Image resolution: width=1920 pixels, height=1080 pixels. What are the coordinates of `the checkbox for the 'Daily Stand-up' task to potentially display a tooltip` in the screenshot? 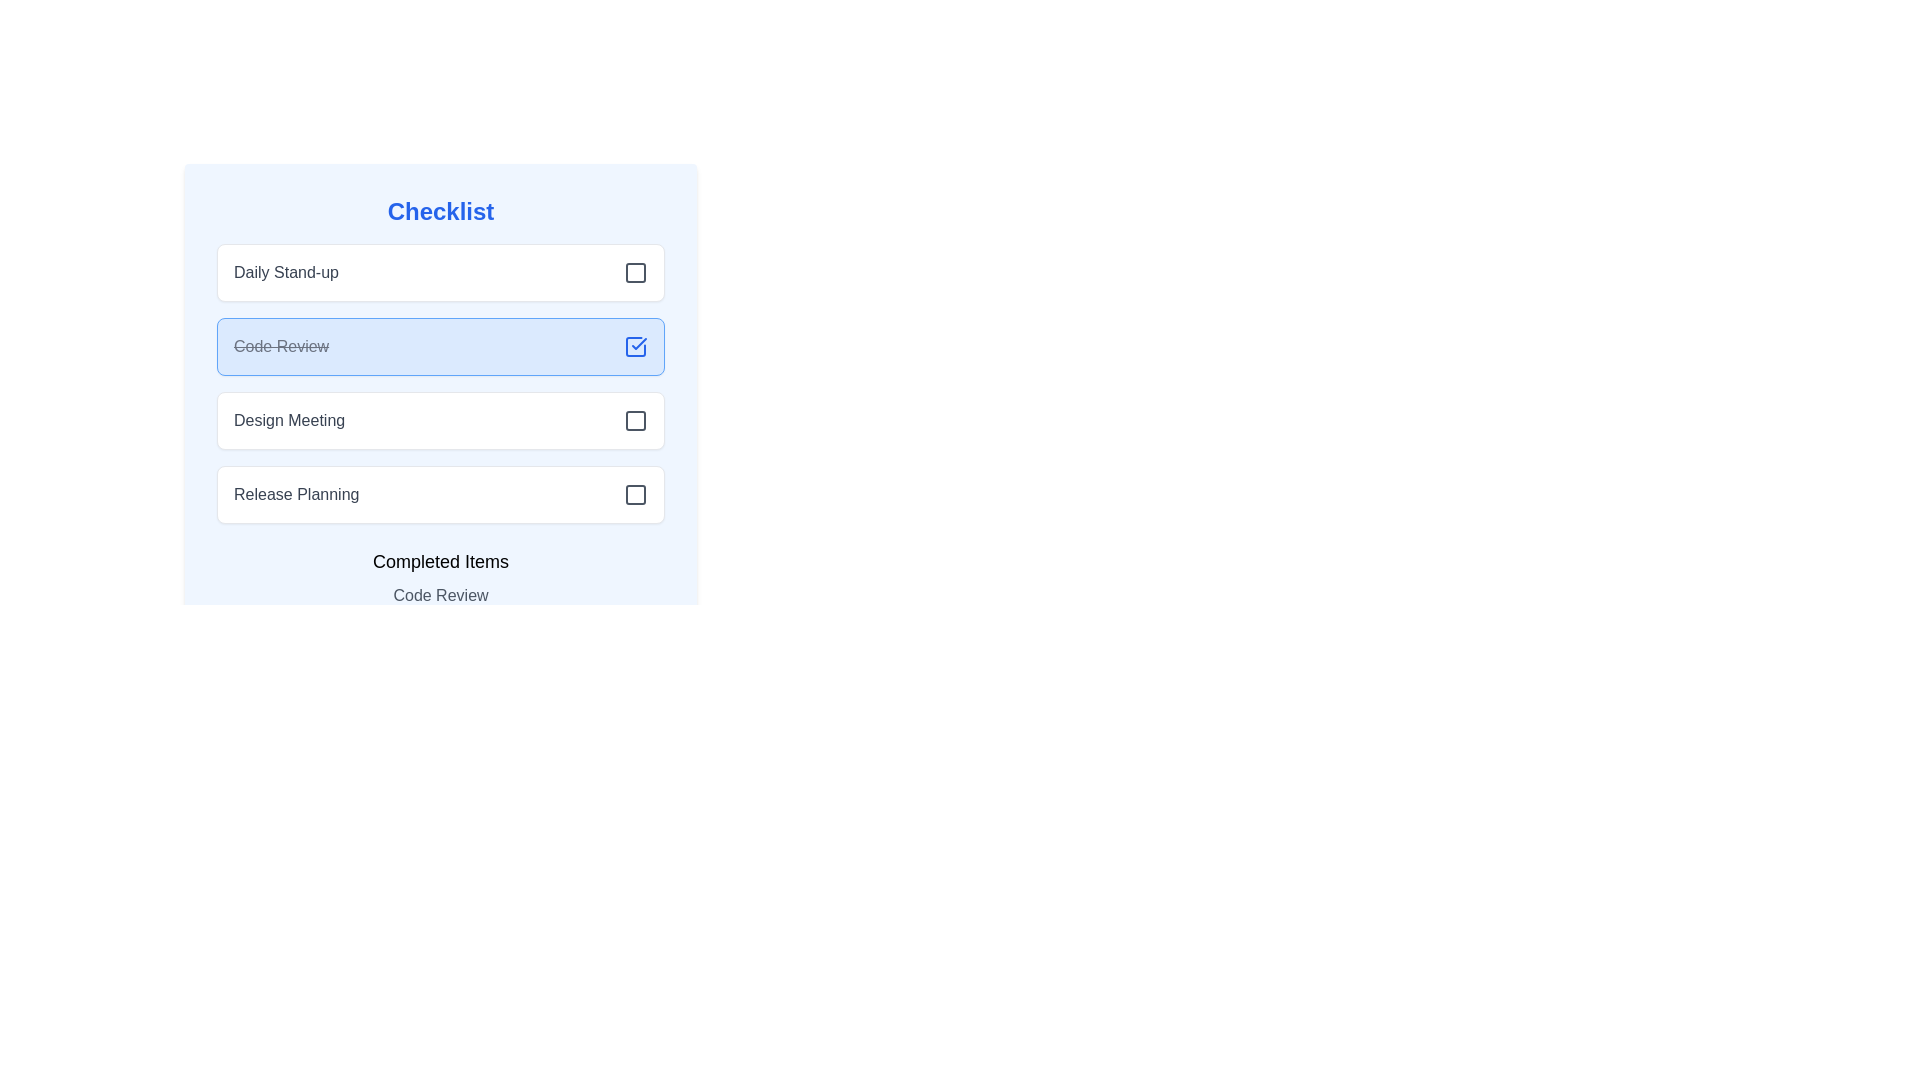 It's located at (634, 273).